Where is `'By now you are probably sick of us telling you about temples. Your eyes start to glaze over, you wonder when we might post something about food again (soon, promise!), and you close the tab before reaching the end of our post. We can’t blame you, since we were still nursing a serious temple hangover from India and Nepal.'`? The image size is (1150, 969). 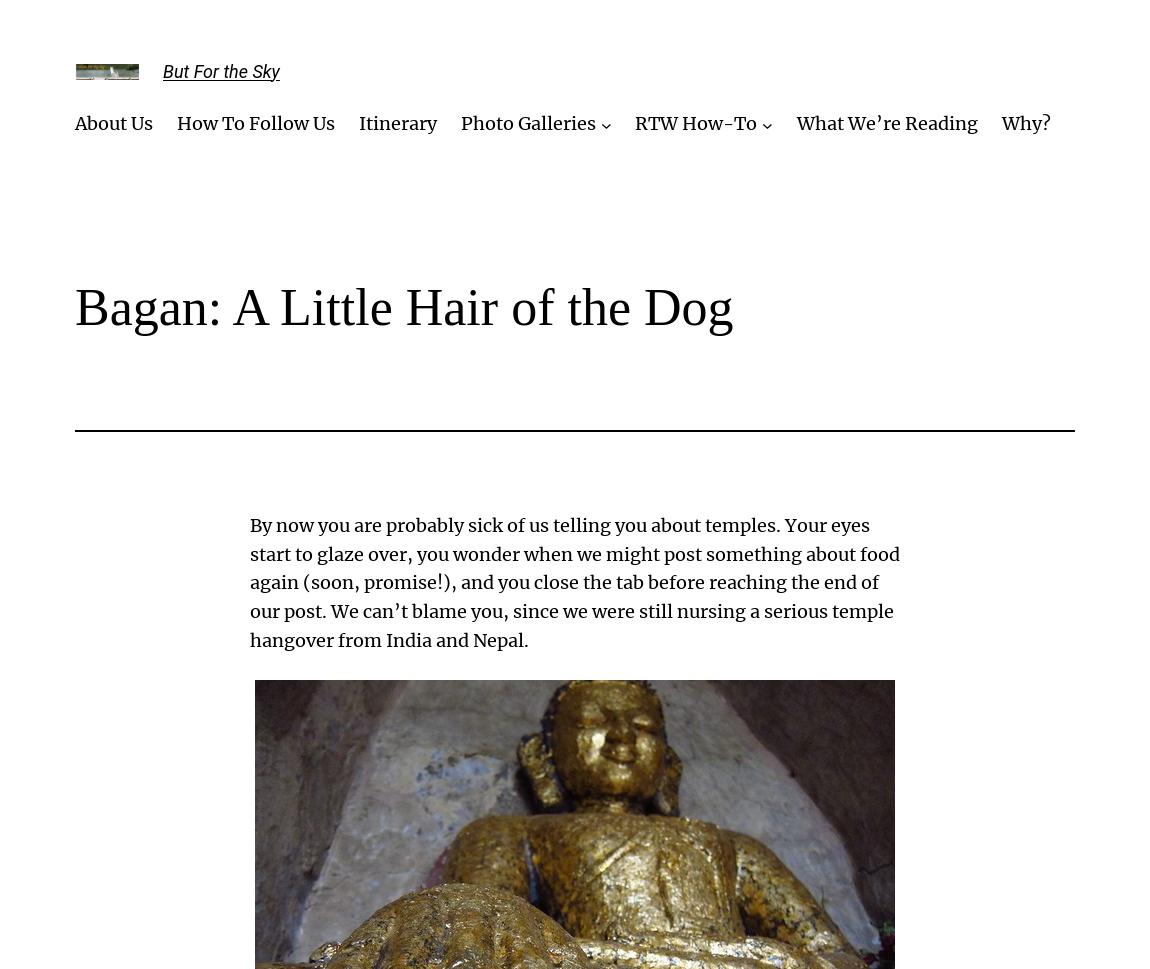
'By now you are probably sick of us telling you about temples. Your eyes start to glaze over, you wonder when we might post something about food again (soon, promise!), and you close the tab before reaching the end of our post. We can’t blame you, since we were still nursing a serious temple hangover from India and Nepal.' is located at coordinates (575, 581).